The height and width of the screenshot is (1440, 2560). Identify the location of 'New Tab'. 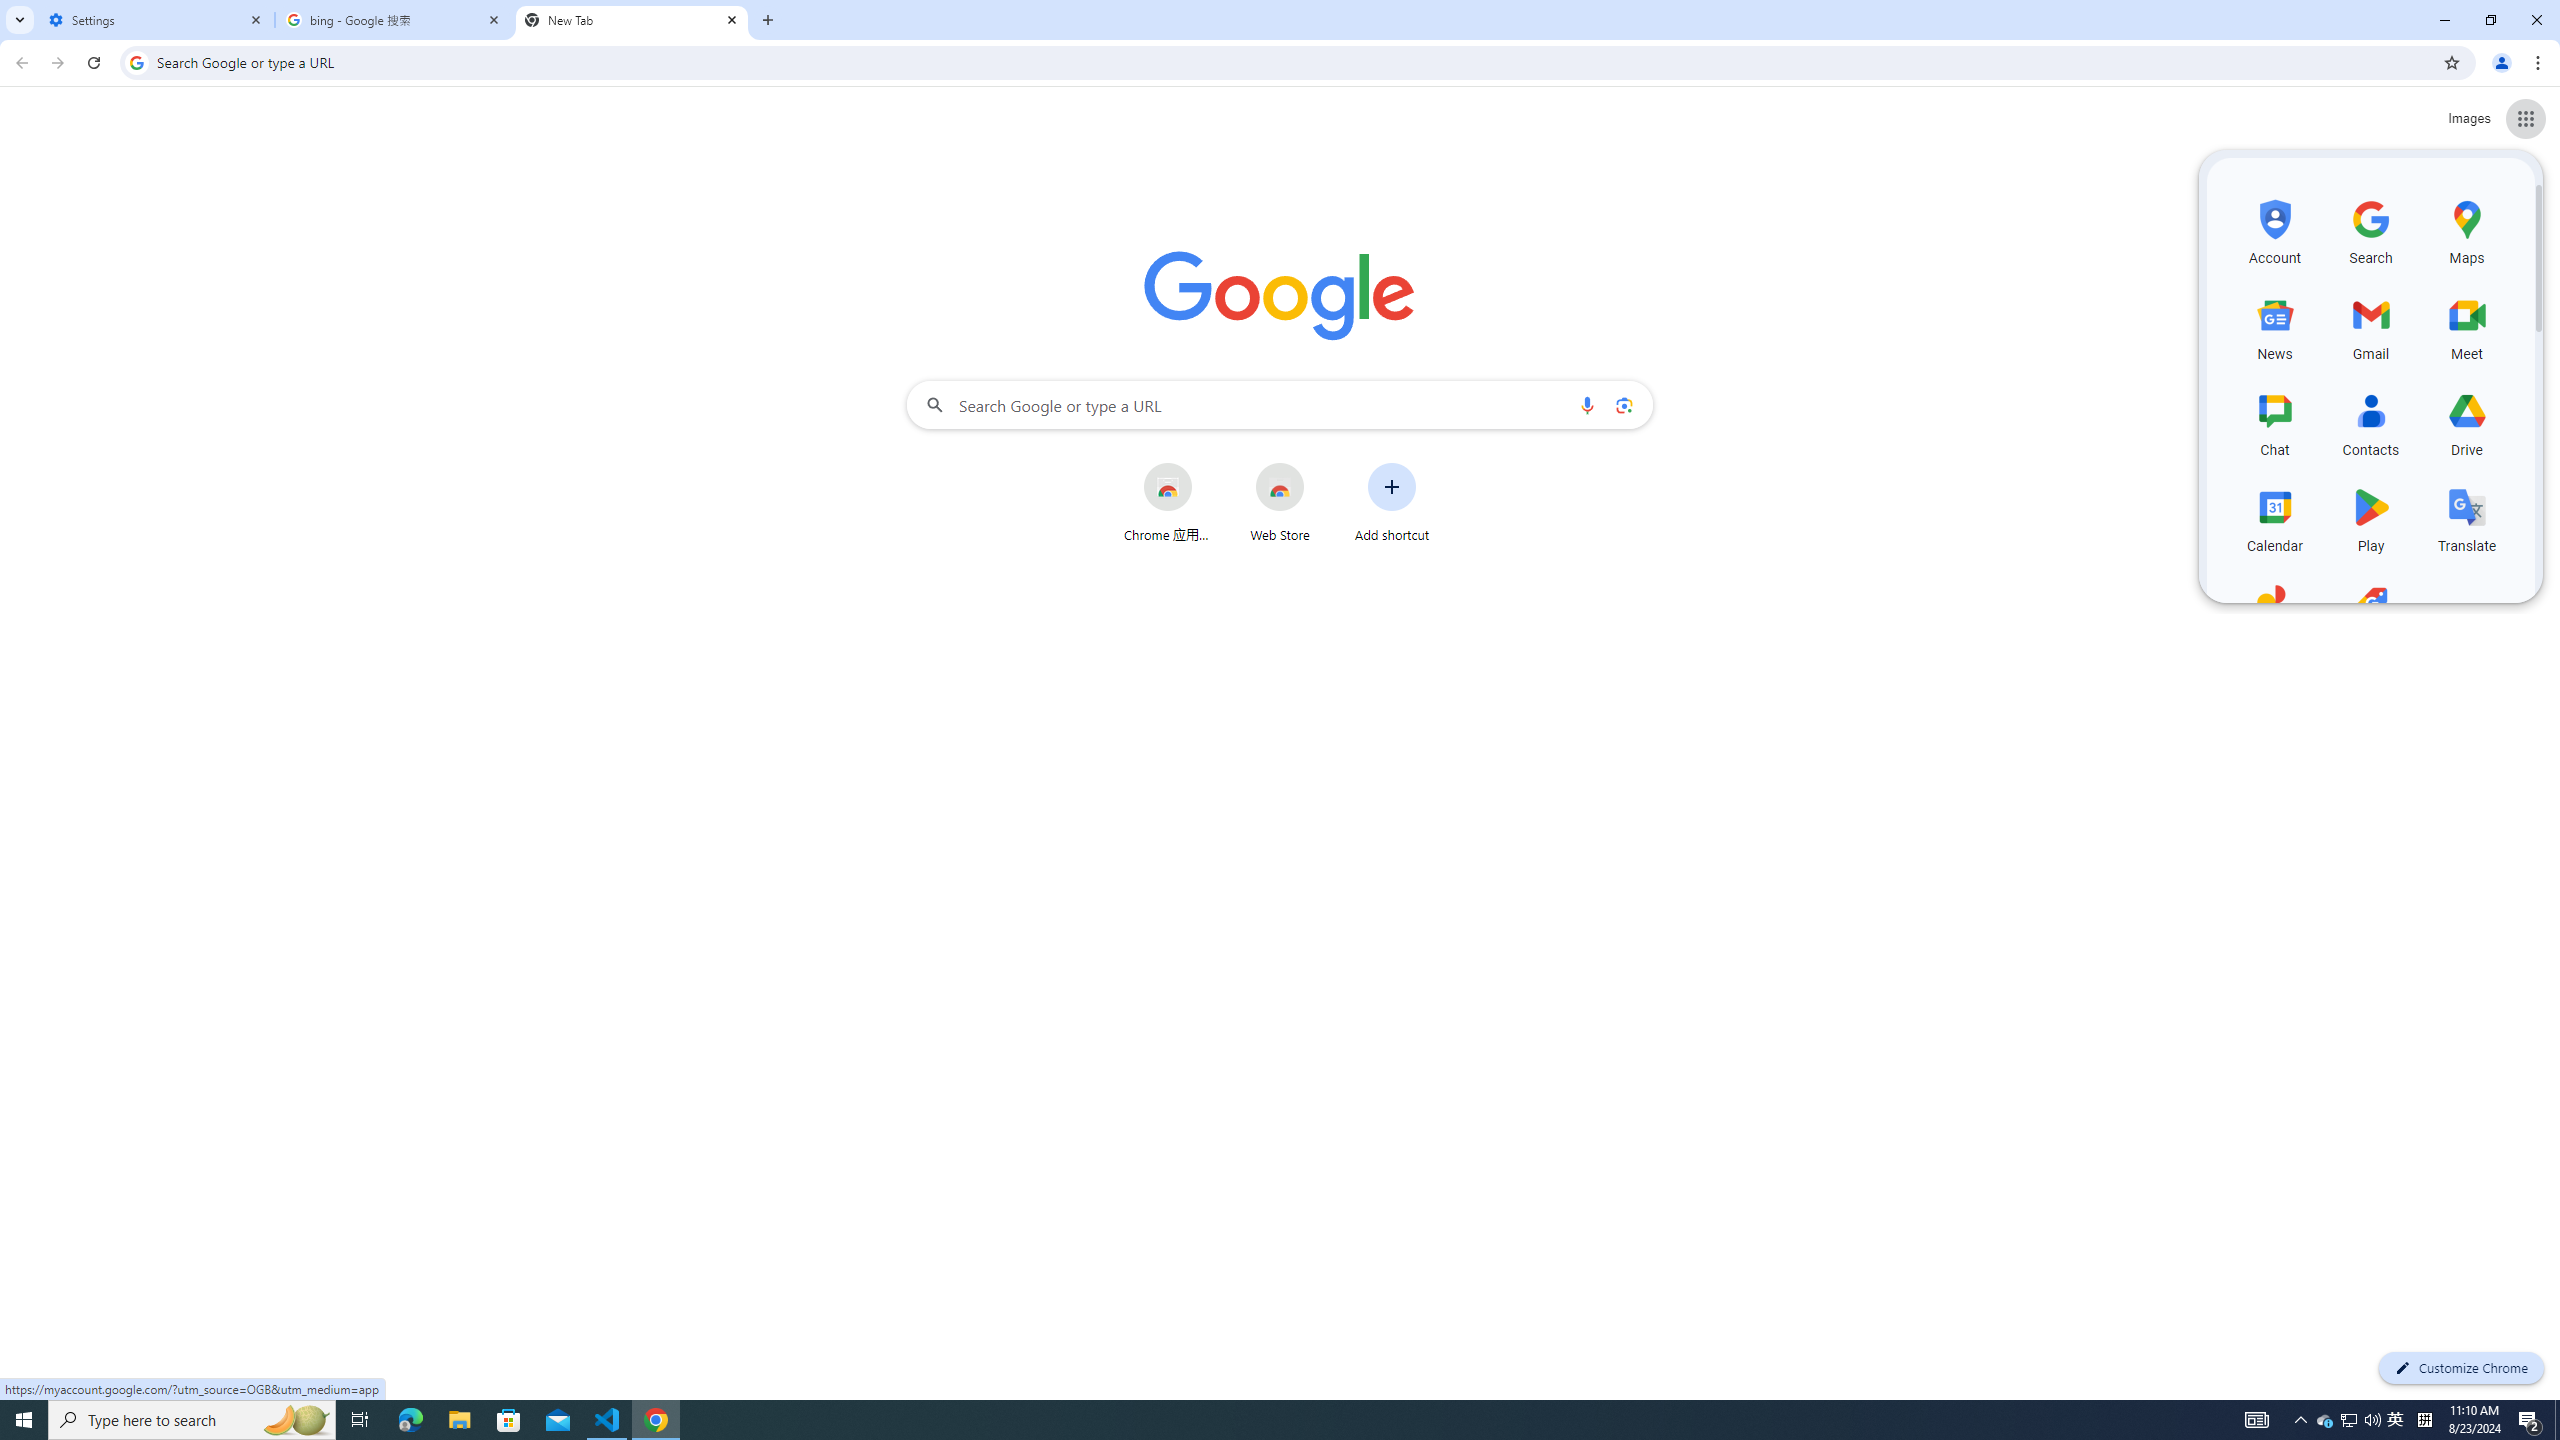
(631, 19).